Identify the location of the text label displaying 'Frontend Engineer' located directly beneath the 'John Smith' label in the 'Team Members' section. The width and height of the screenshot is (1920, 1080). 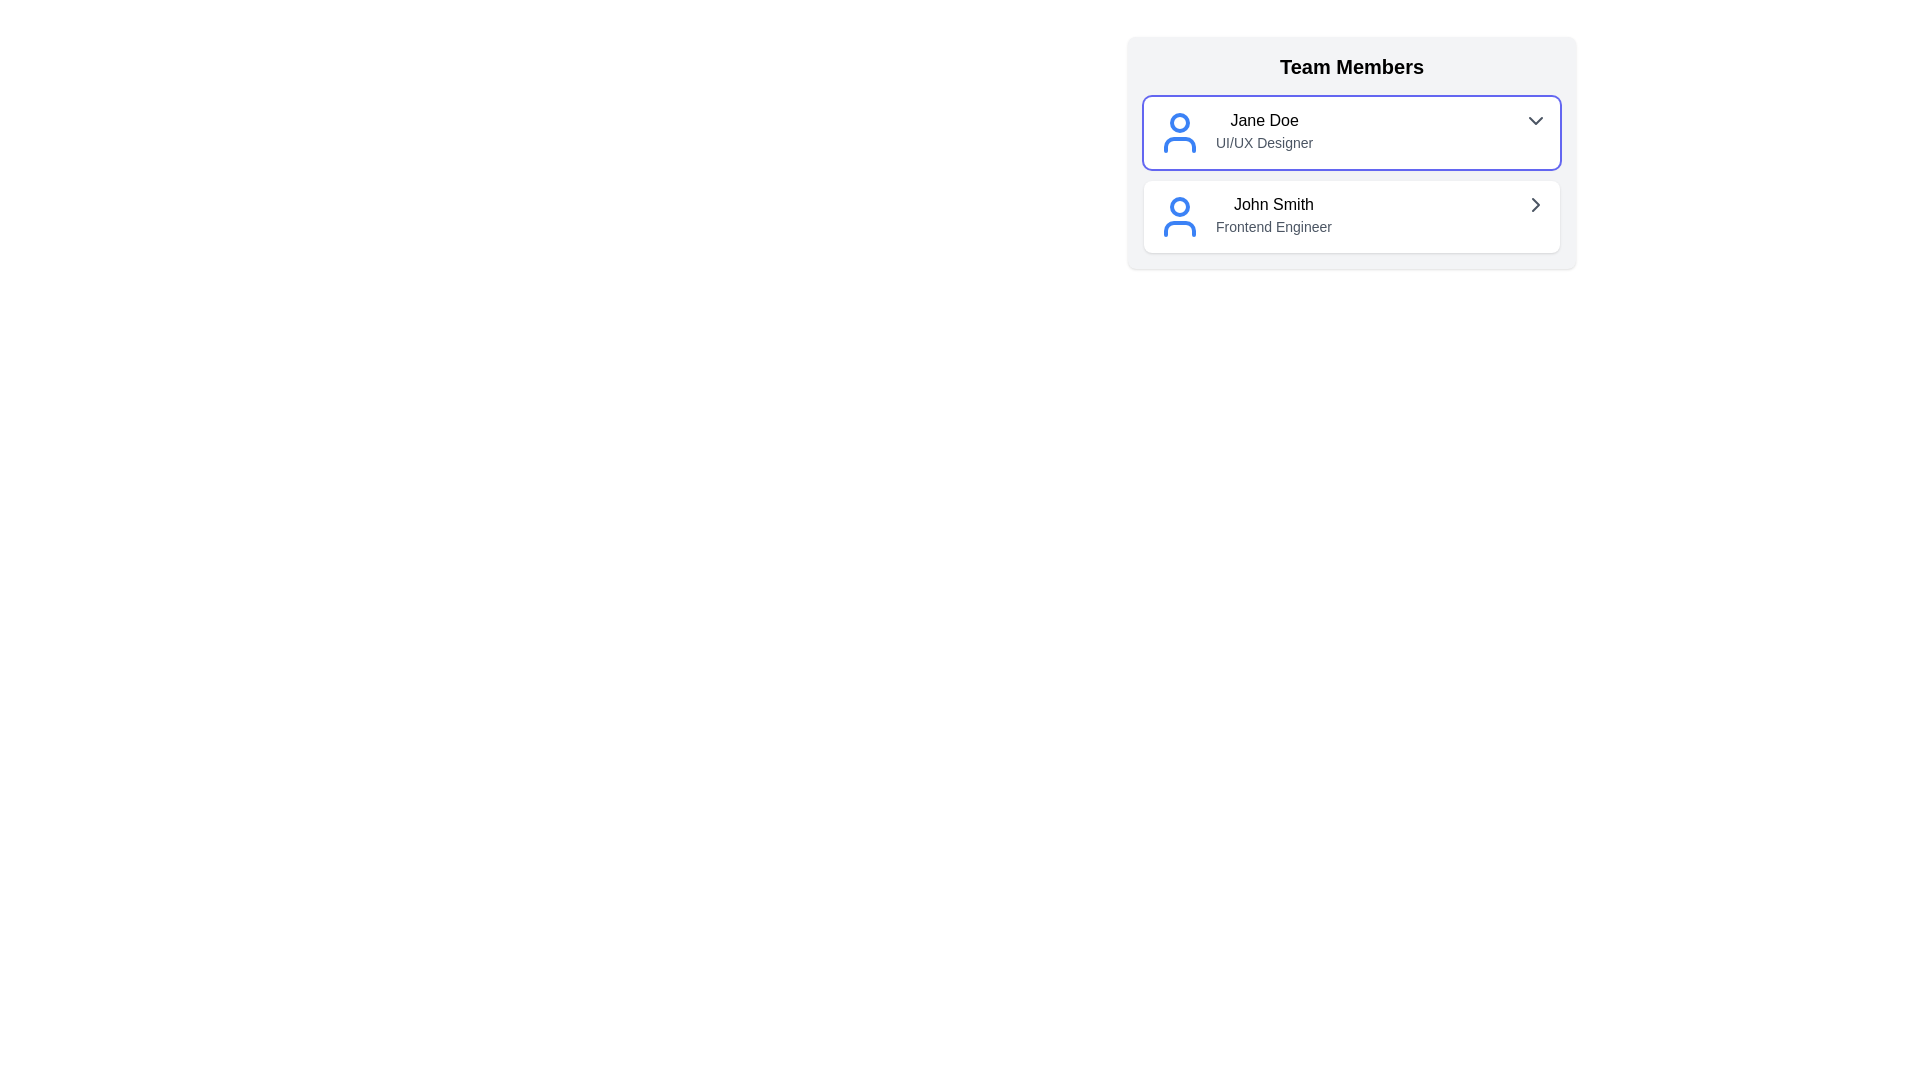
(1272, 226).